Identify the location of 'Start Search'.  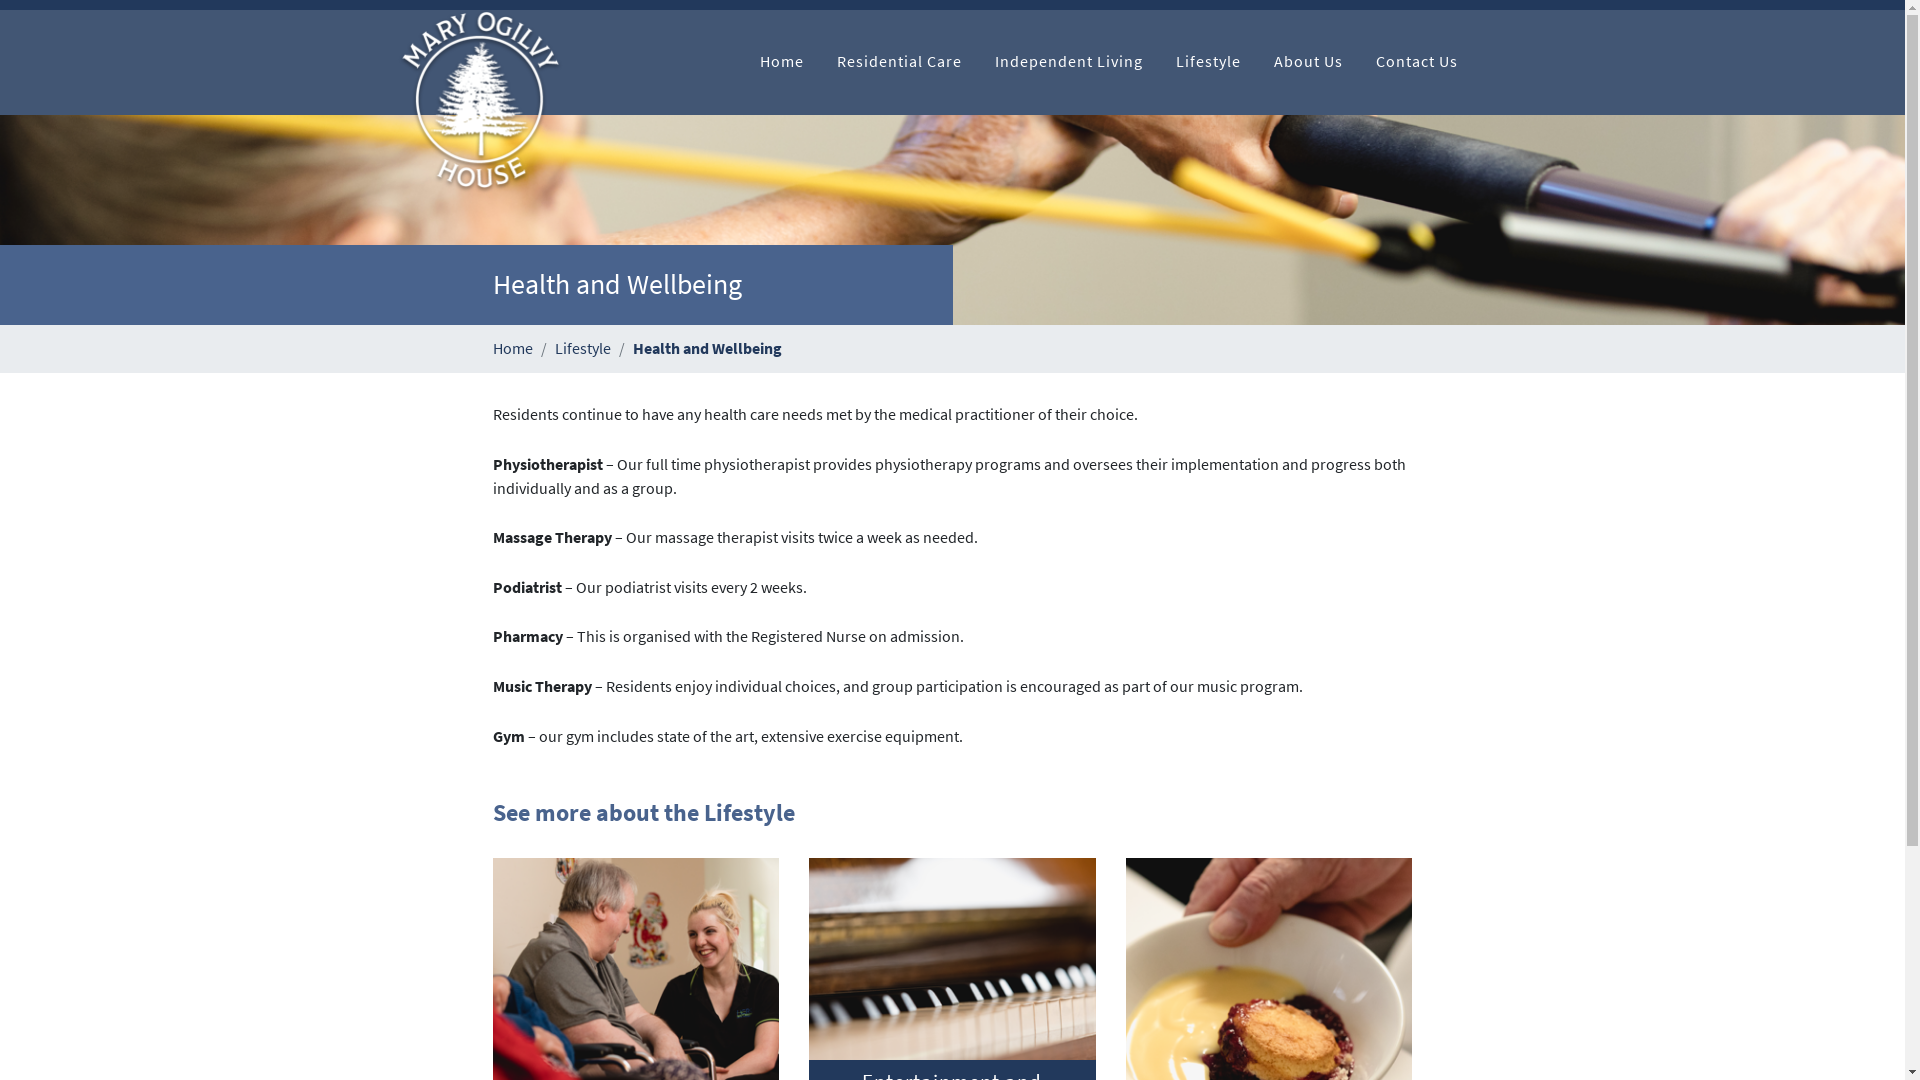
(1494, 65).